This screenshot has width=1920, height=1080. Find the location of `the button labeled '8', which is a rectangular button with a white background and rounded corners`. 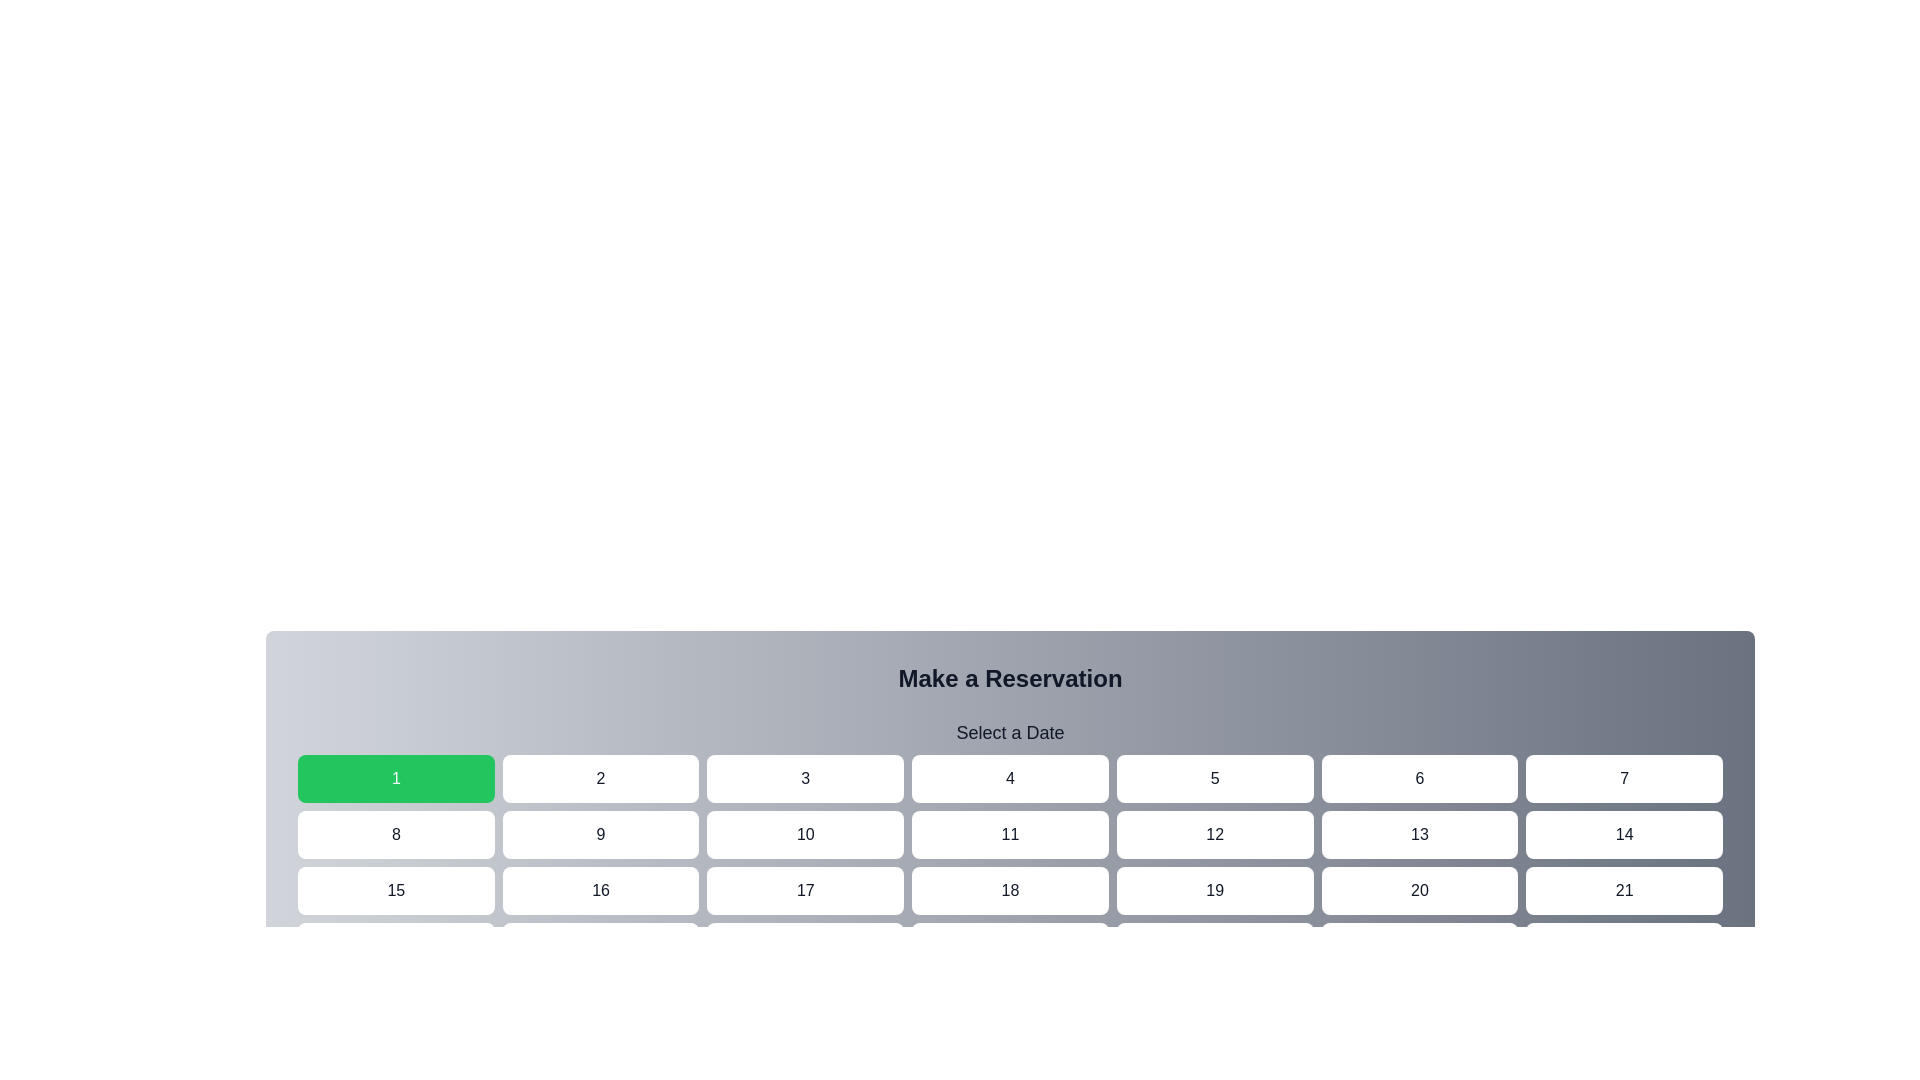

the button labeled '8', which is a rectangular button with a white background and rounded corners is located at coordinates (396, 834).